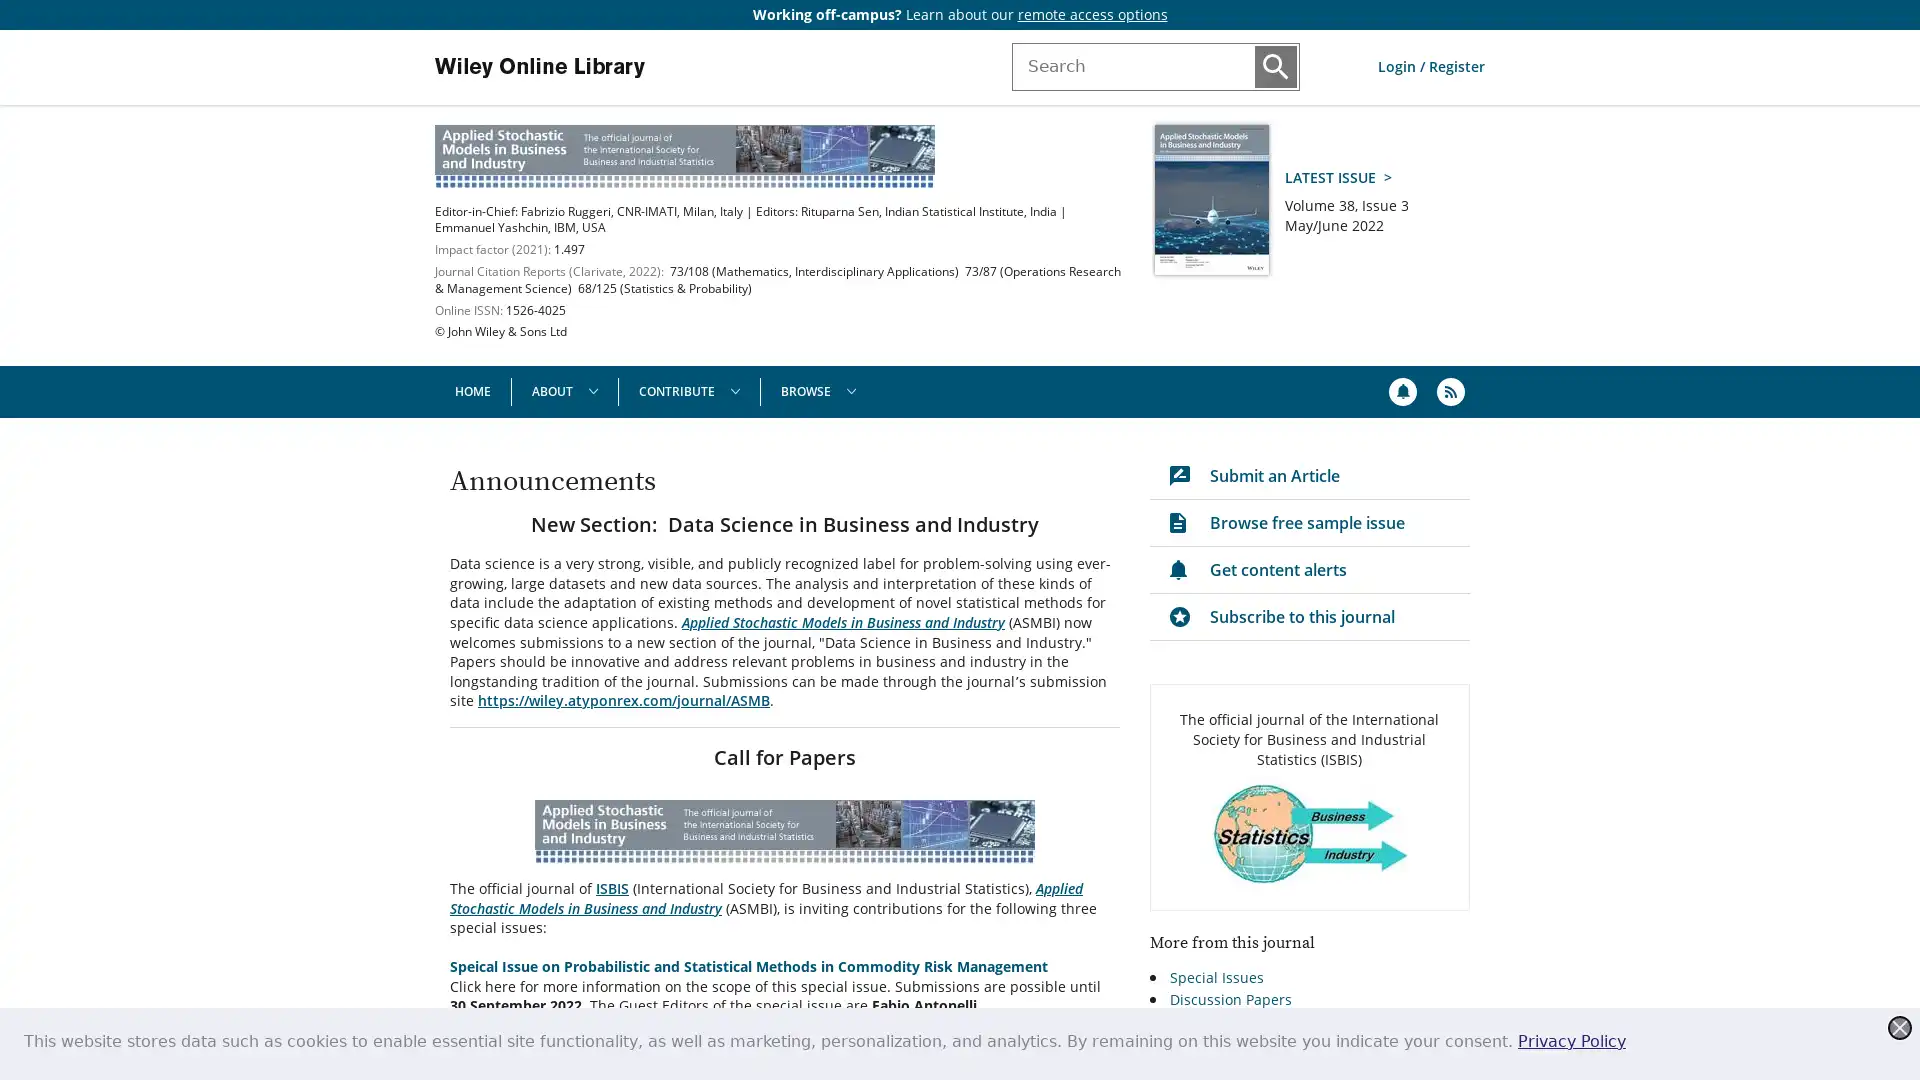 The image size is (1920, 1080). I want to click on Log in or Register, so click(1430, 65).